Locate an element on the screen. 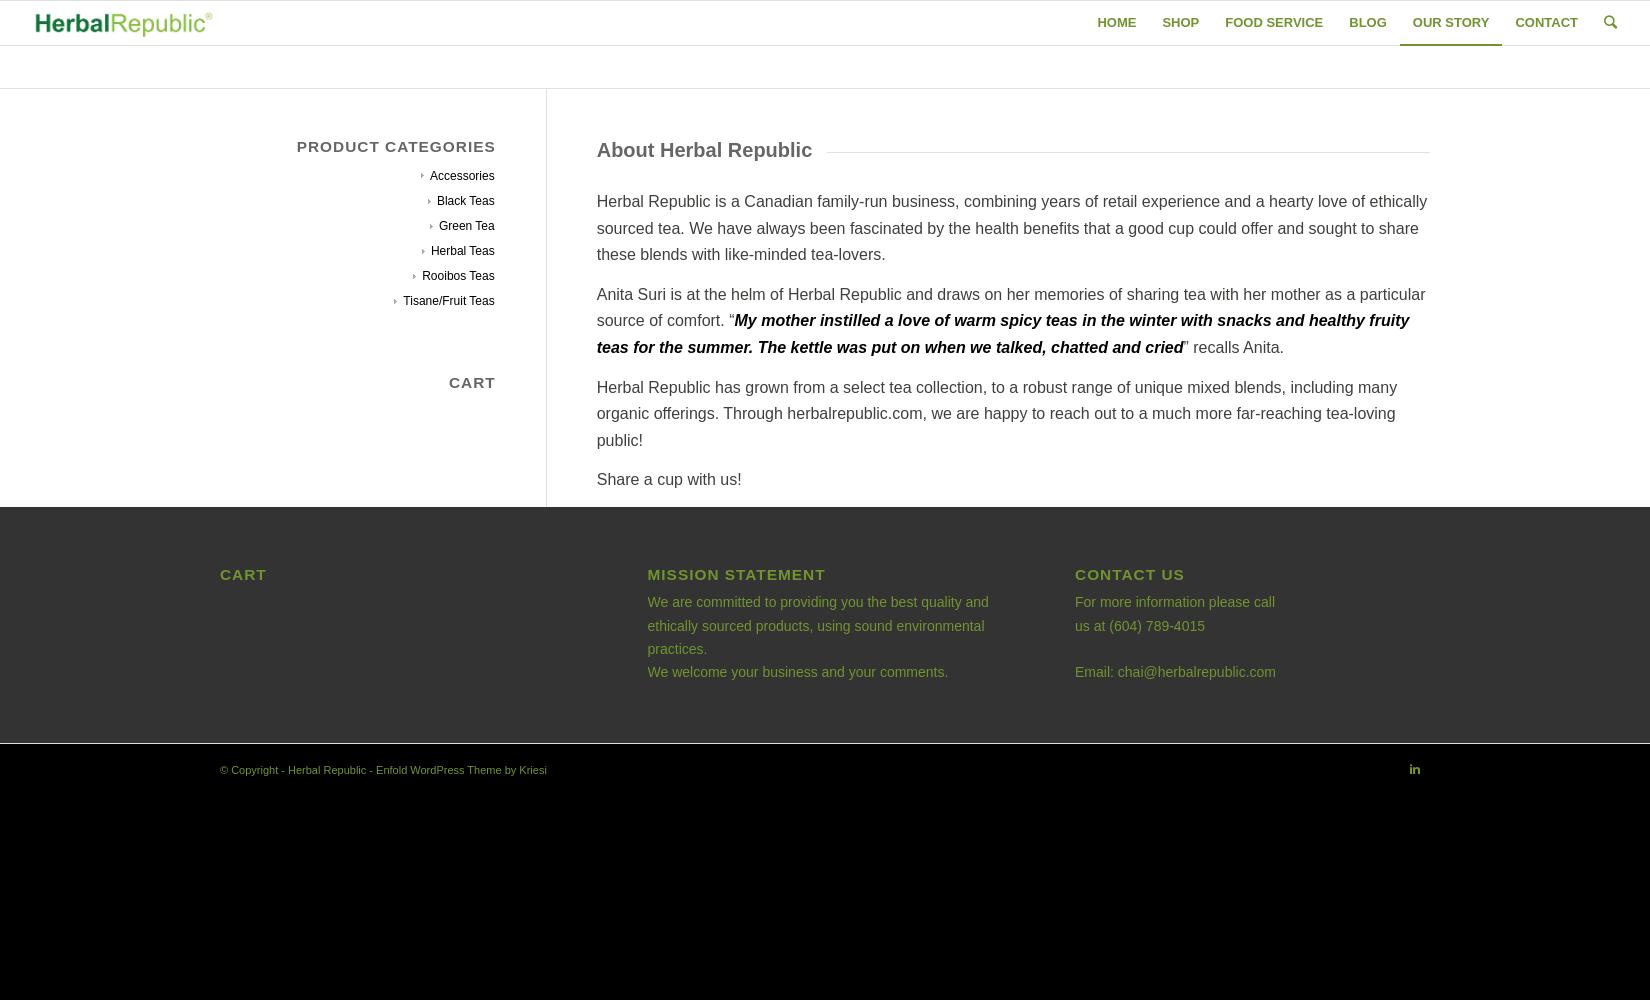 This screenshot has height=1000, width=1650. 'Herbal Republic has grown from a select tea collection, to a robust range of unique mixed blends, including many organic offerings. Through herbalrepublic.com, we are happy to reach out to a much more far-reaching tea-loving public!' is located at coordinates (996, 413).